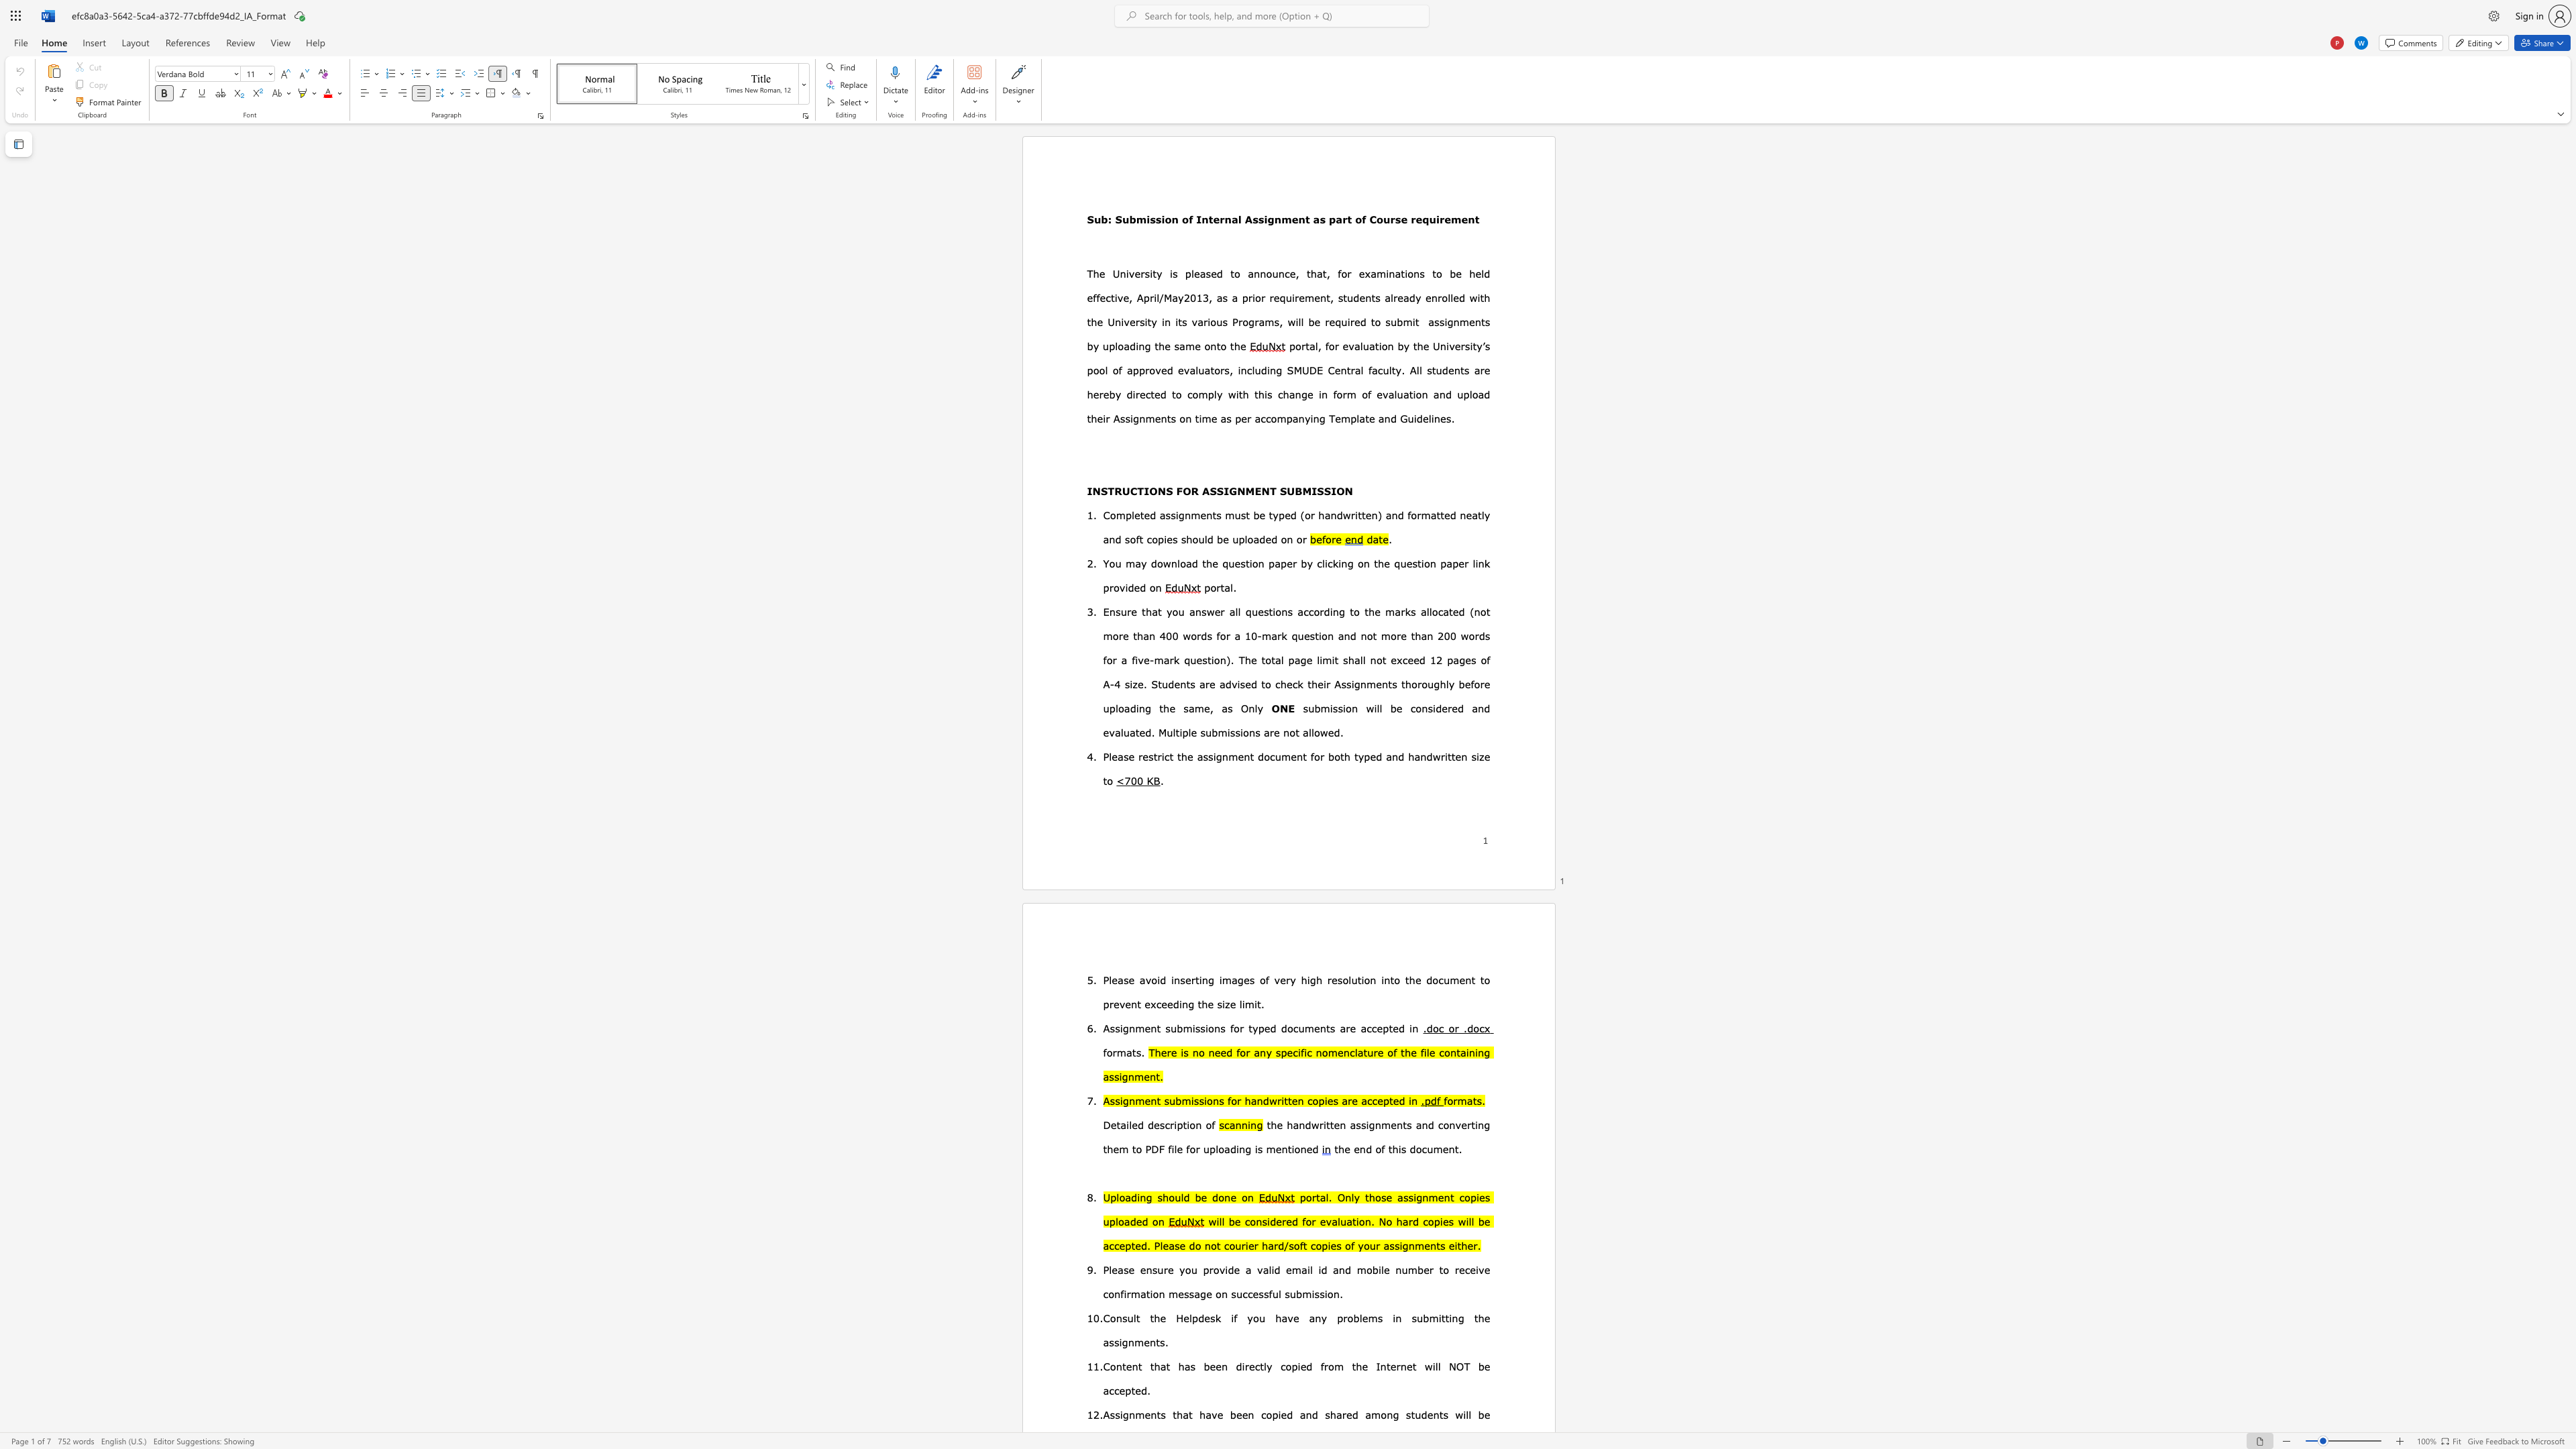 The height and width of the screenshot is (1449, 2576). What do you see at coordinates (1362, 756) in the screenshot?
I see `the subset text "ped and handwr" within the text "for both typed and handwritten"` at bounding box center [1362, 756].